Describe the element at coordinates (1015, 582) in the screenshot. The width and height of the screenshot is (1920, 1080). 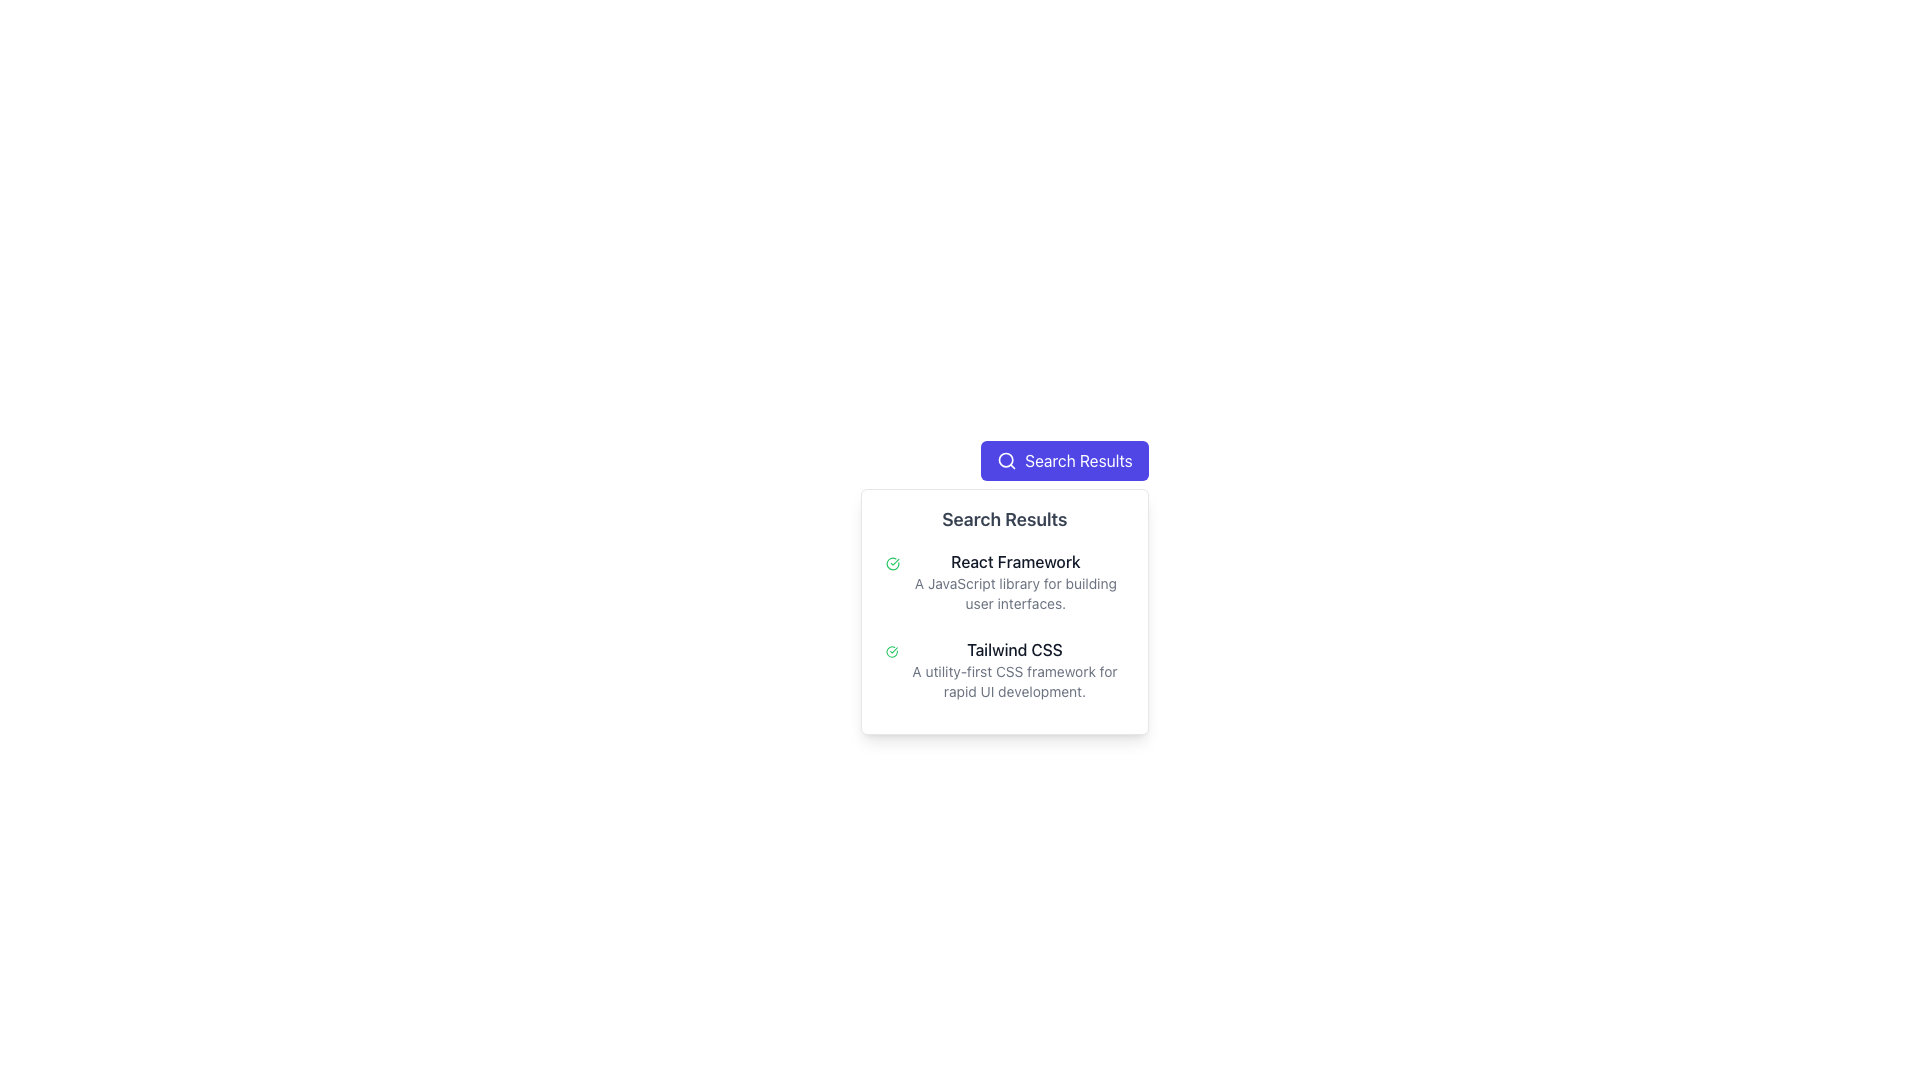
I see `text block conveying information about the 'React Framework,' which is the first item in a vertically stacked list of components` at that location.